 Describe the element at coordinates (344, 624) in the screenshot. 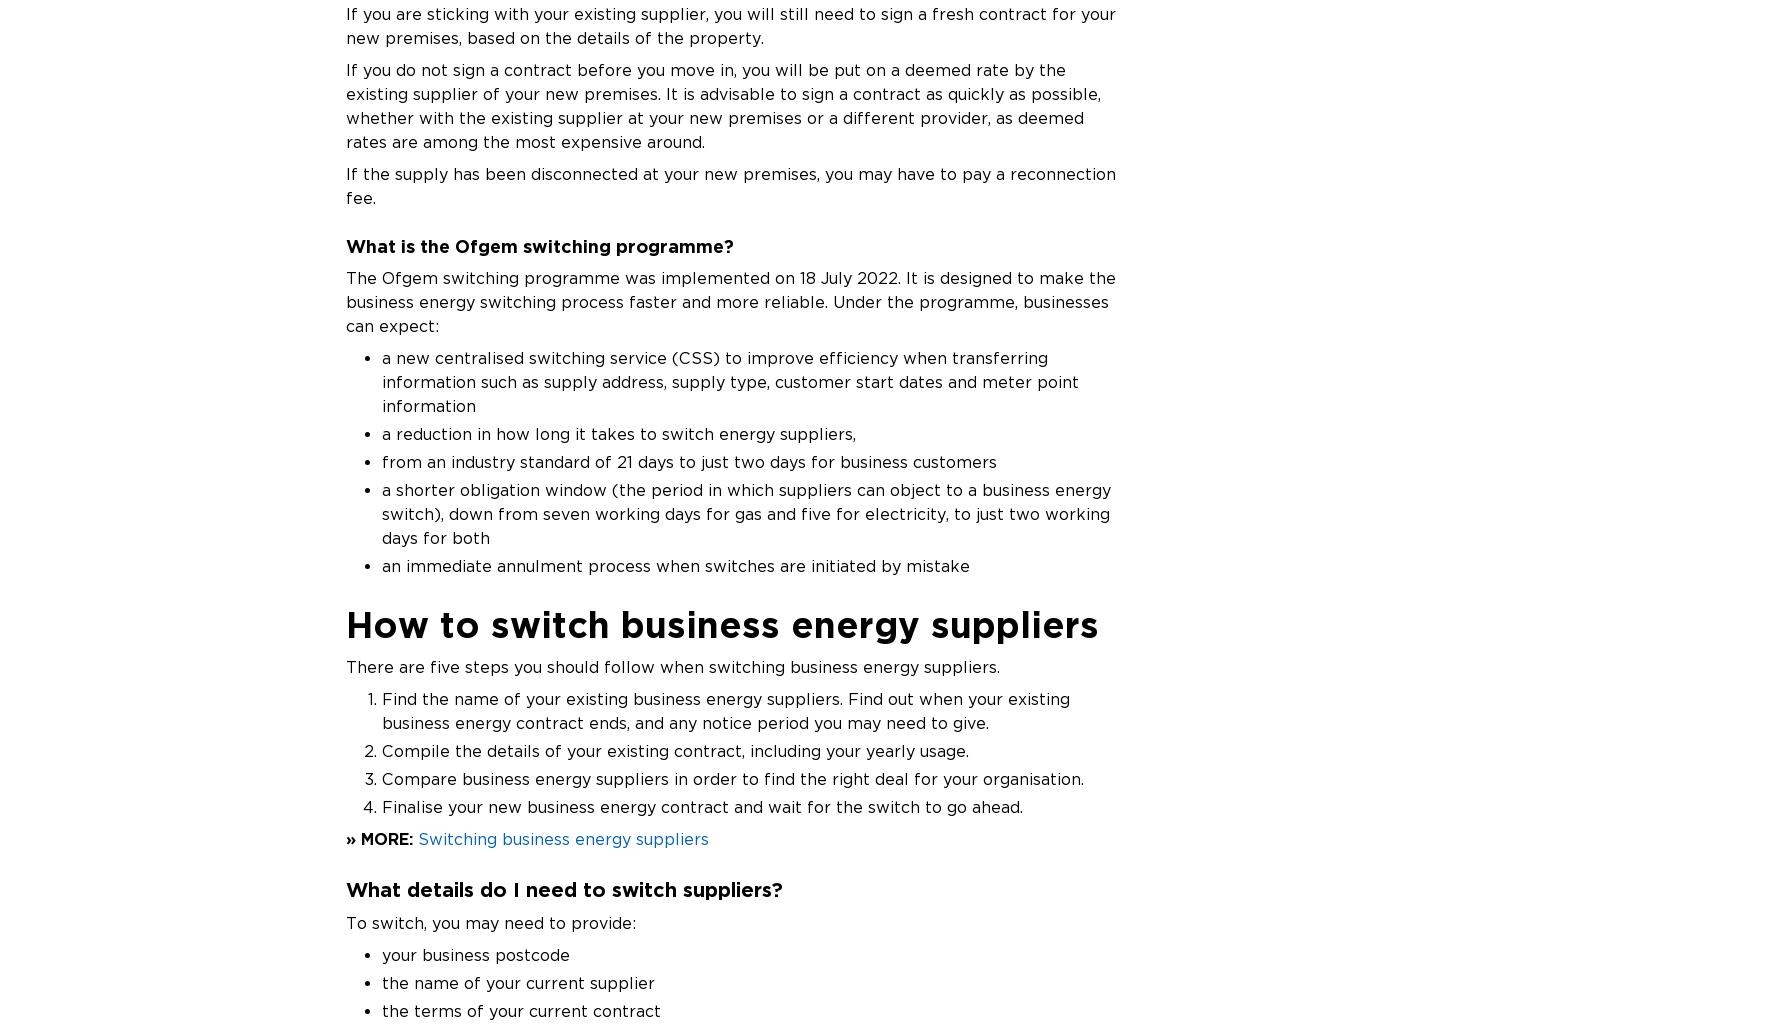

I see `'How to switch business energy suppliers'` at that location.